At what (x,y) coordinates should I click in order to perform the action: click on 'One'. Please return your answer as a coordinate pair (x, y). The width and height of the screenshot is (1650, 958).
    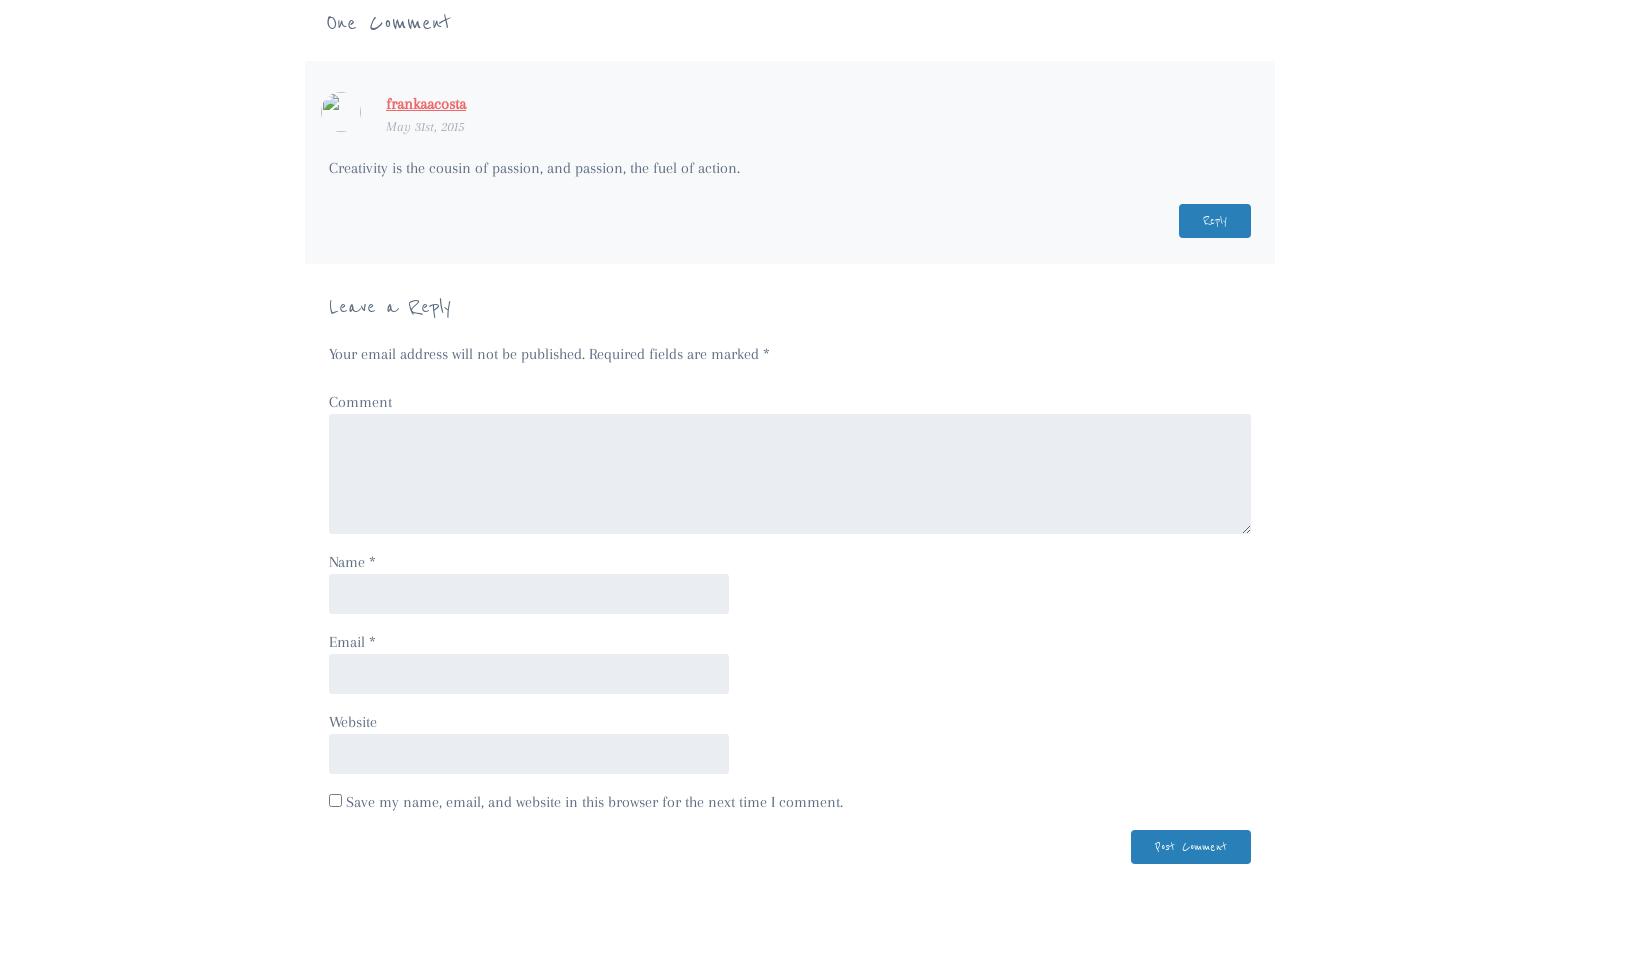
    Looking at the image, I should click on (341, 21).